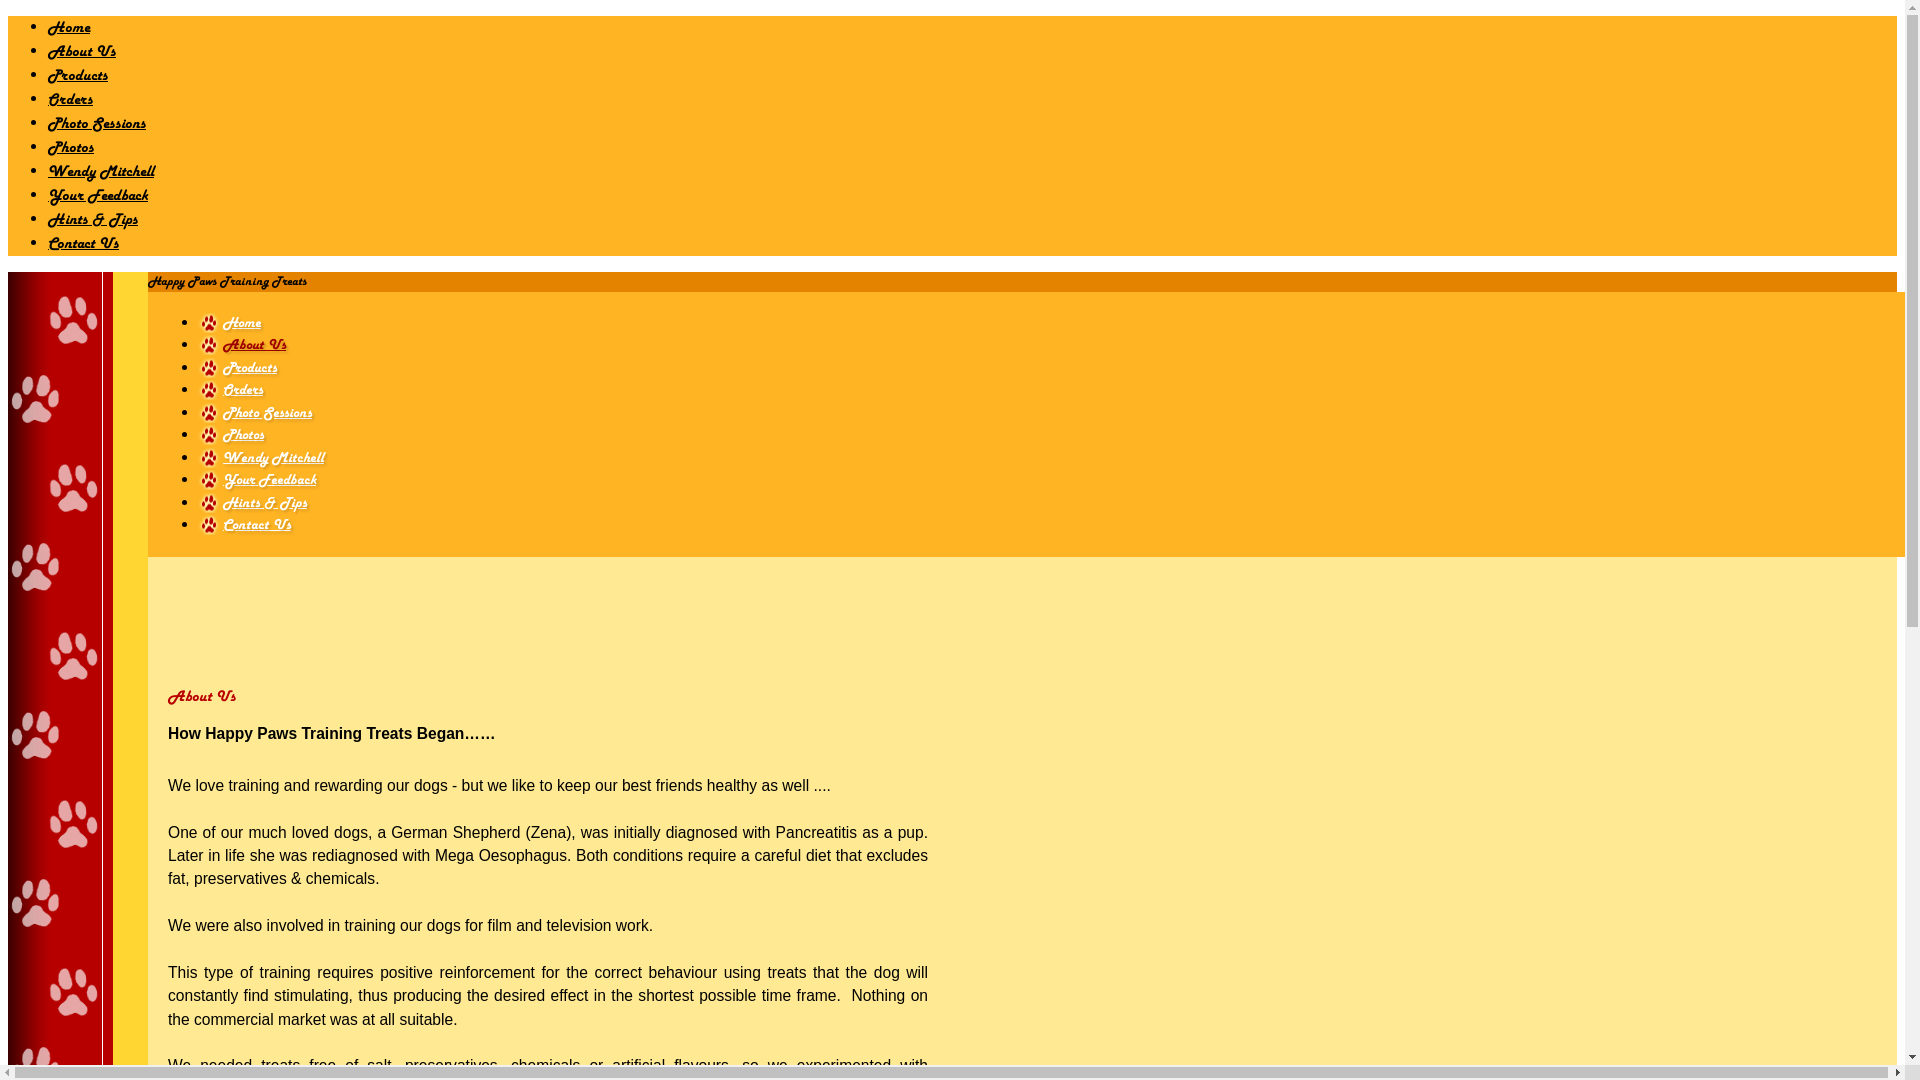 Image resolution: width=1920 pixels, height=1080 pixels. Describe the element at coordinates (256, 479) in the screenshot. I see `'Your Feedback'` at that location.